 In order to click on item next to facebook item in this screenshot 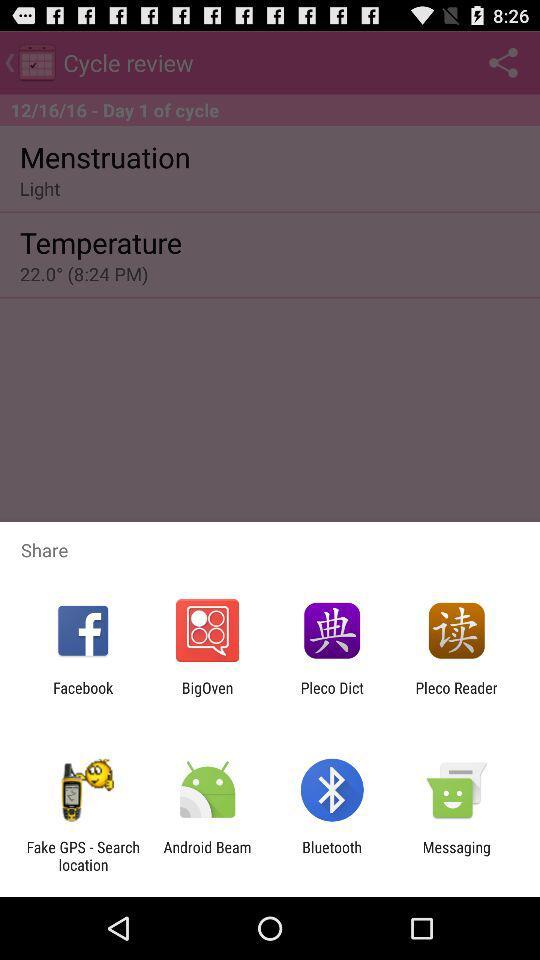, I will do `click(206, 696)`.